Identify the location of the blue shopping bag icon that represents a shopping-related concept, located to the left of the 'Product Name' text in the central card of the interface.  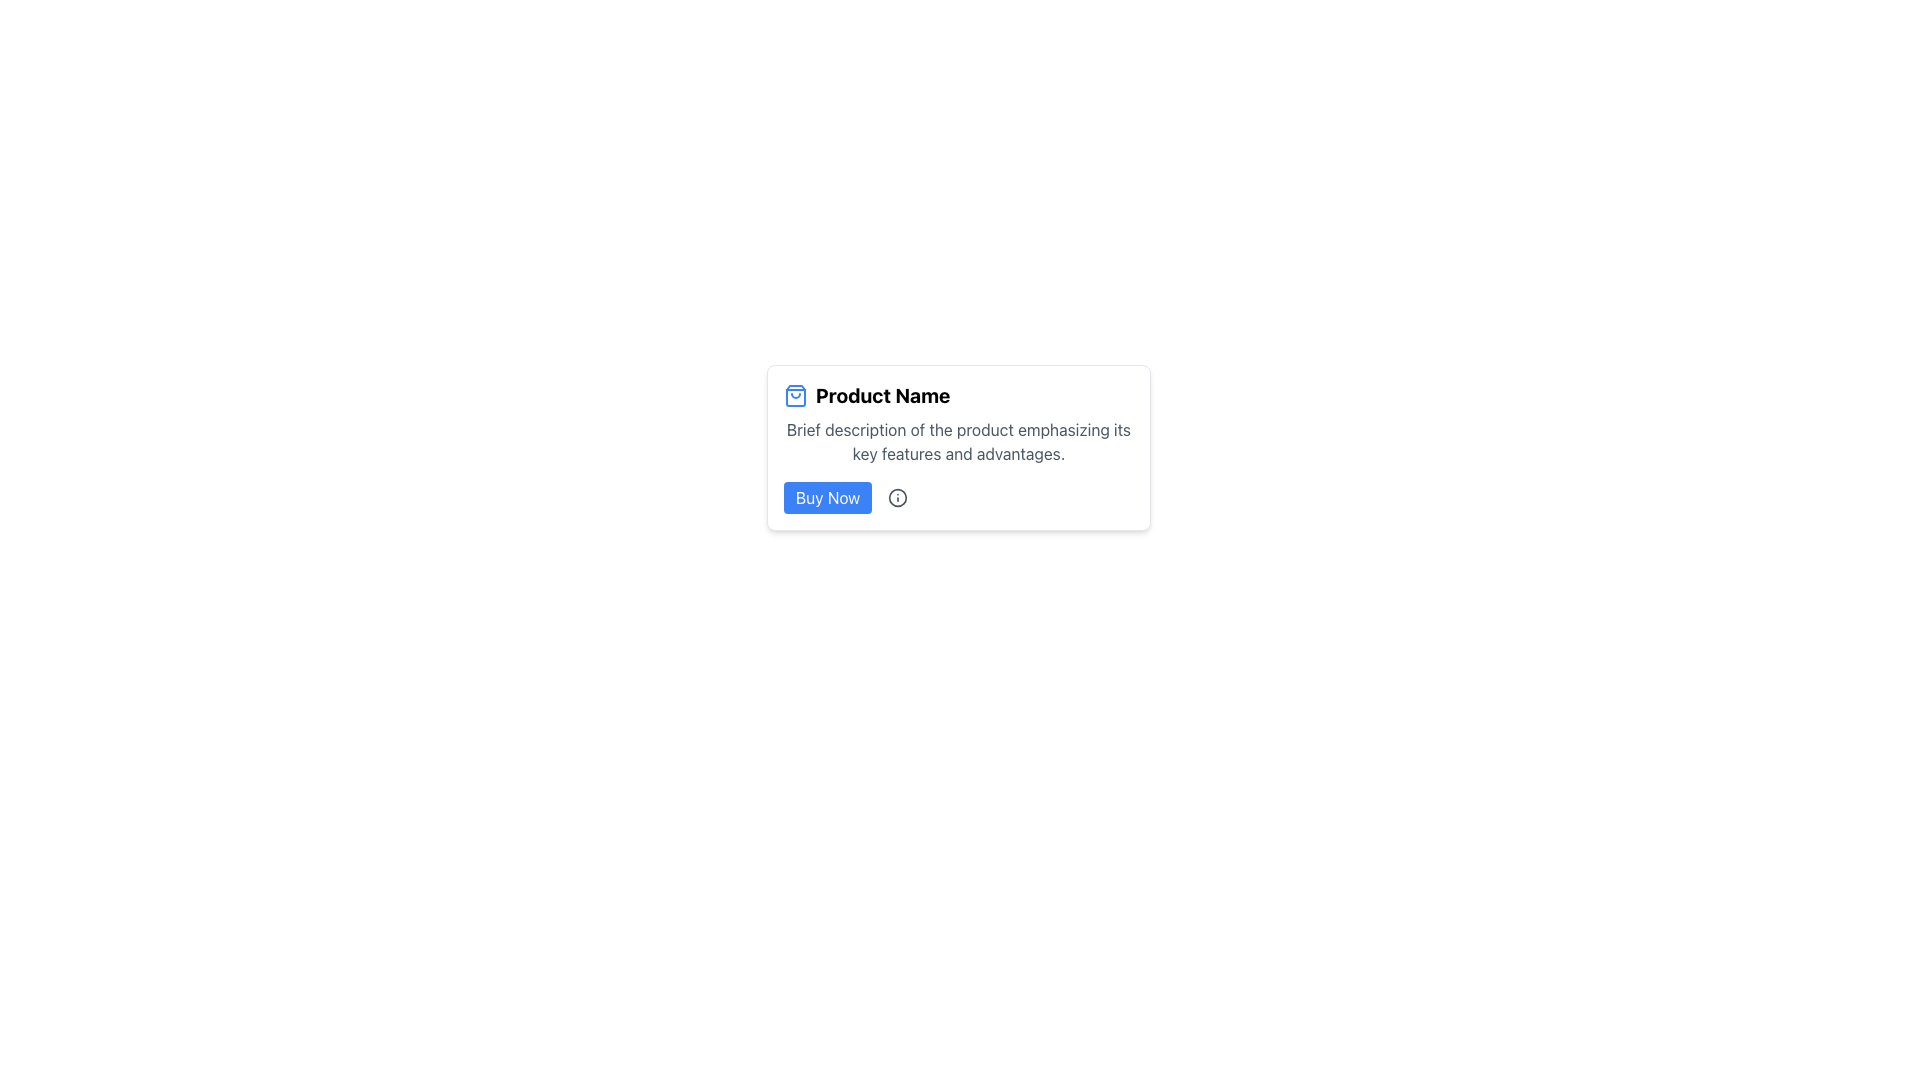
(795, 396).